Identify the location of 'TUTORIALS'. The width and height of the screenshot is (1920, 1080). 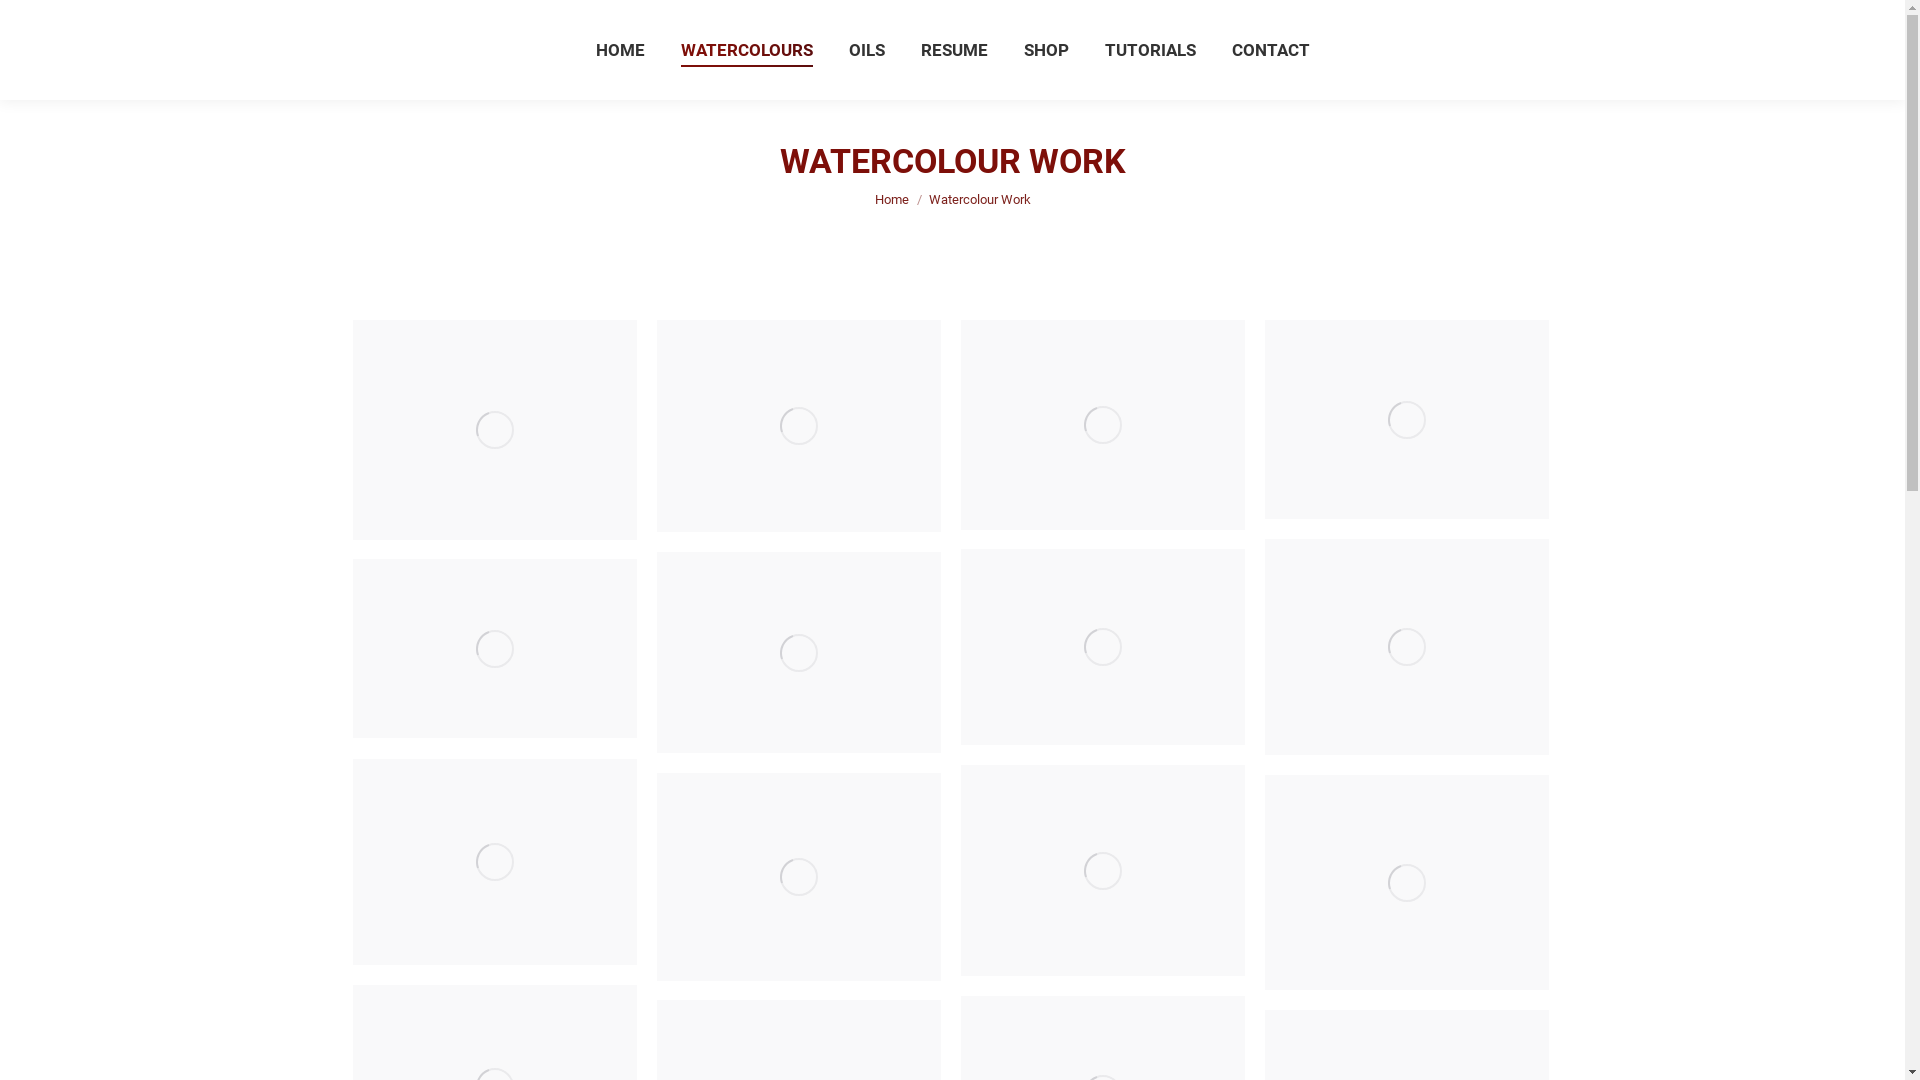
(1098, 49).